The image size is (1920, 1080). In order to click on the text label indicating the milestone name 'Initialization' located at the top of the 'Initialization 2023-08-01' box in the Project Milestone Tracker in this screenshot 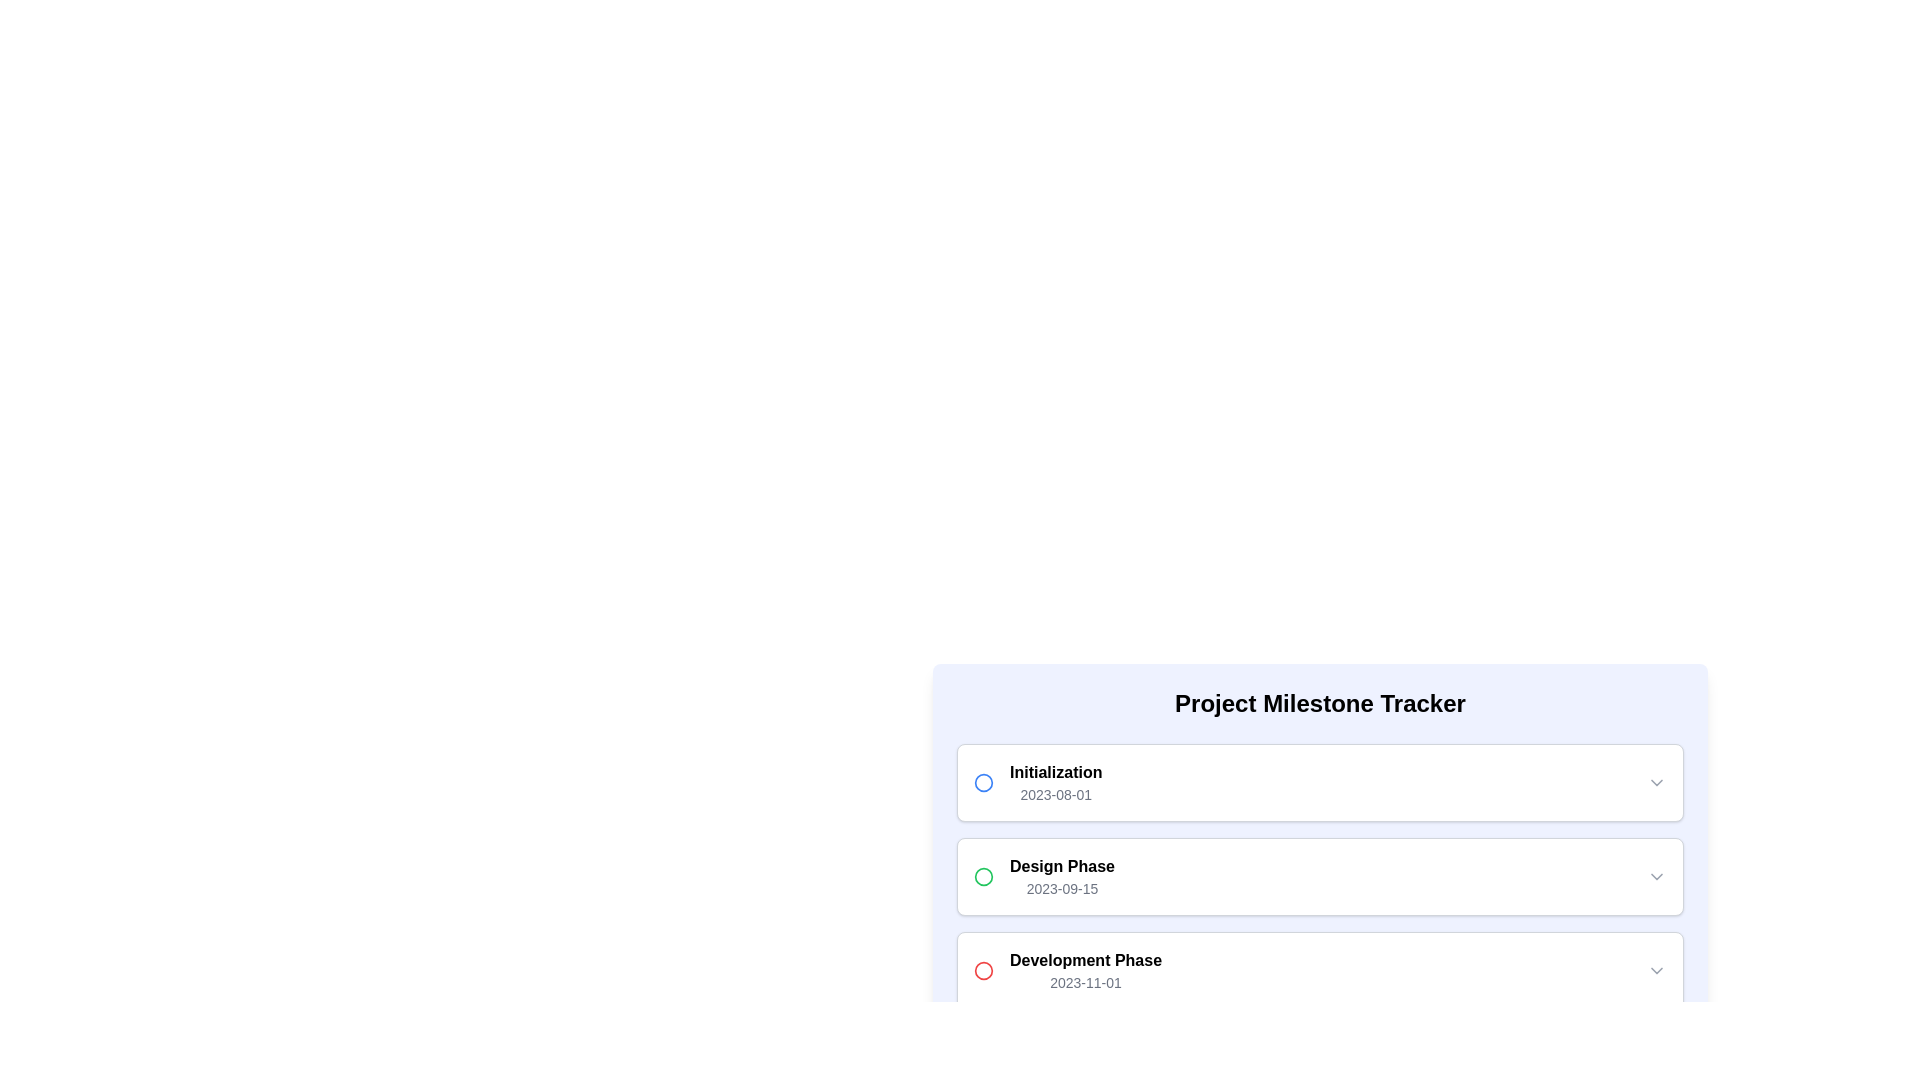, I will do `click(1055, 771)`.